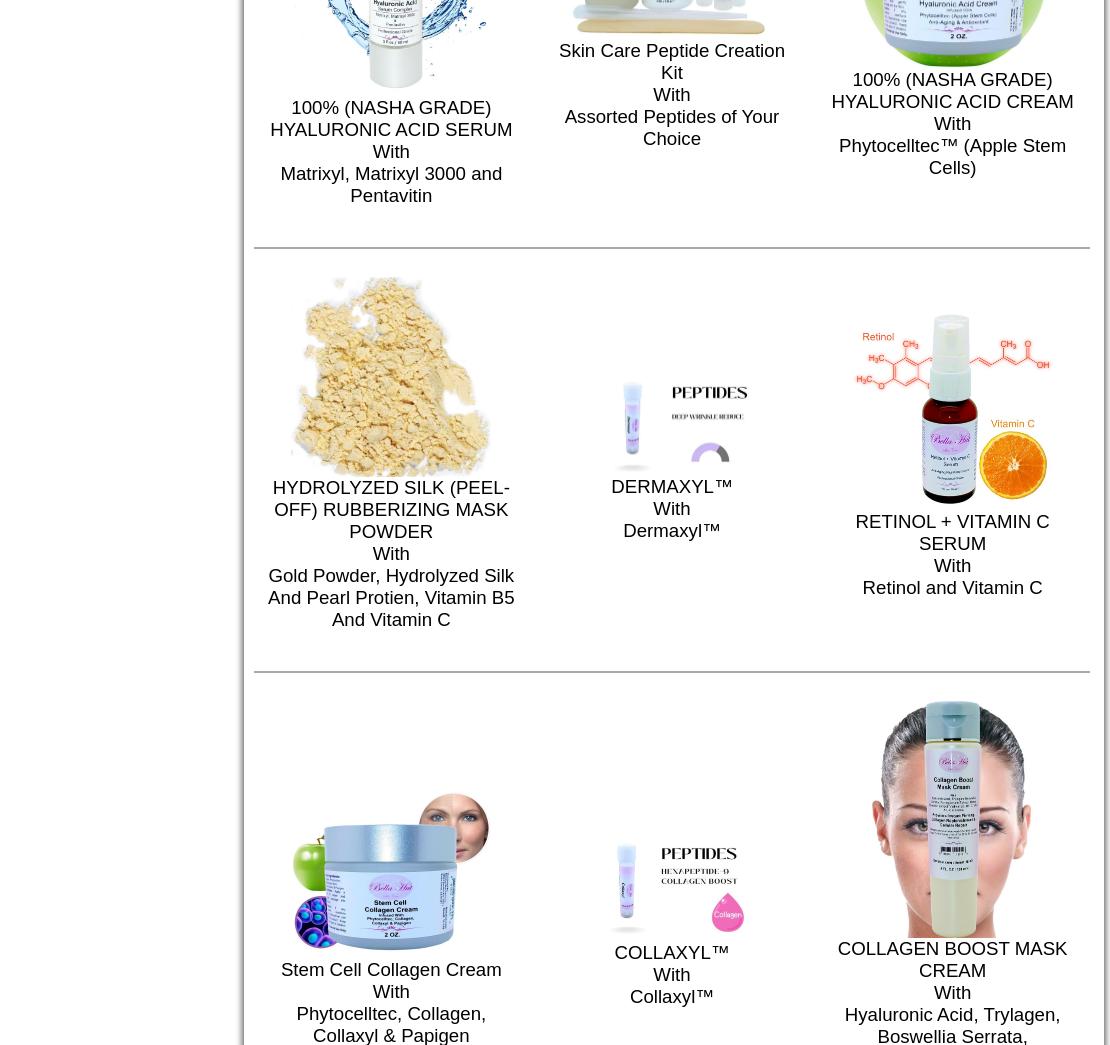 Image resolution: width=1110 pixels, height=1045 pixels. I want to click on 'With Assorted Peptides of Your Choice', so click(677, 662).